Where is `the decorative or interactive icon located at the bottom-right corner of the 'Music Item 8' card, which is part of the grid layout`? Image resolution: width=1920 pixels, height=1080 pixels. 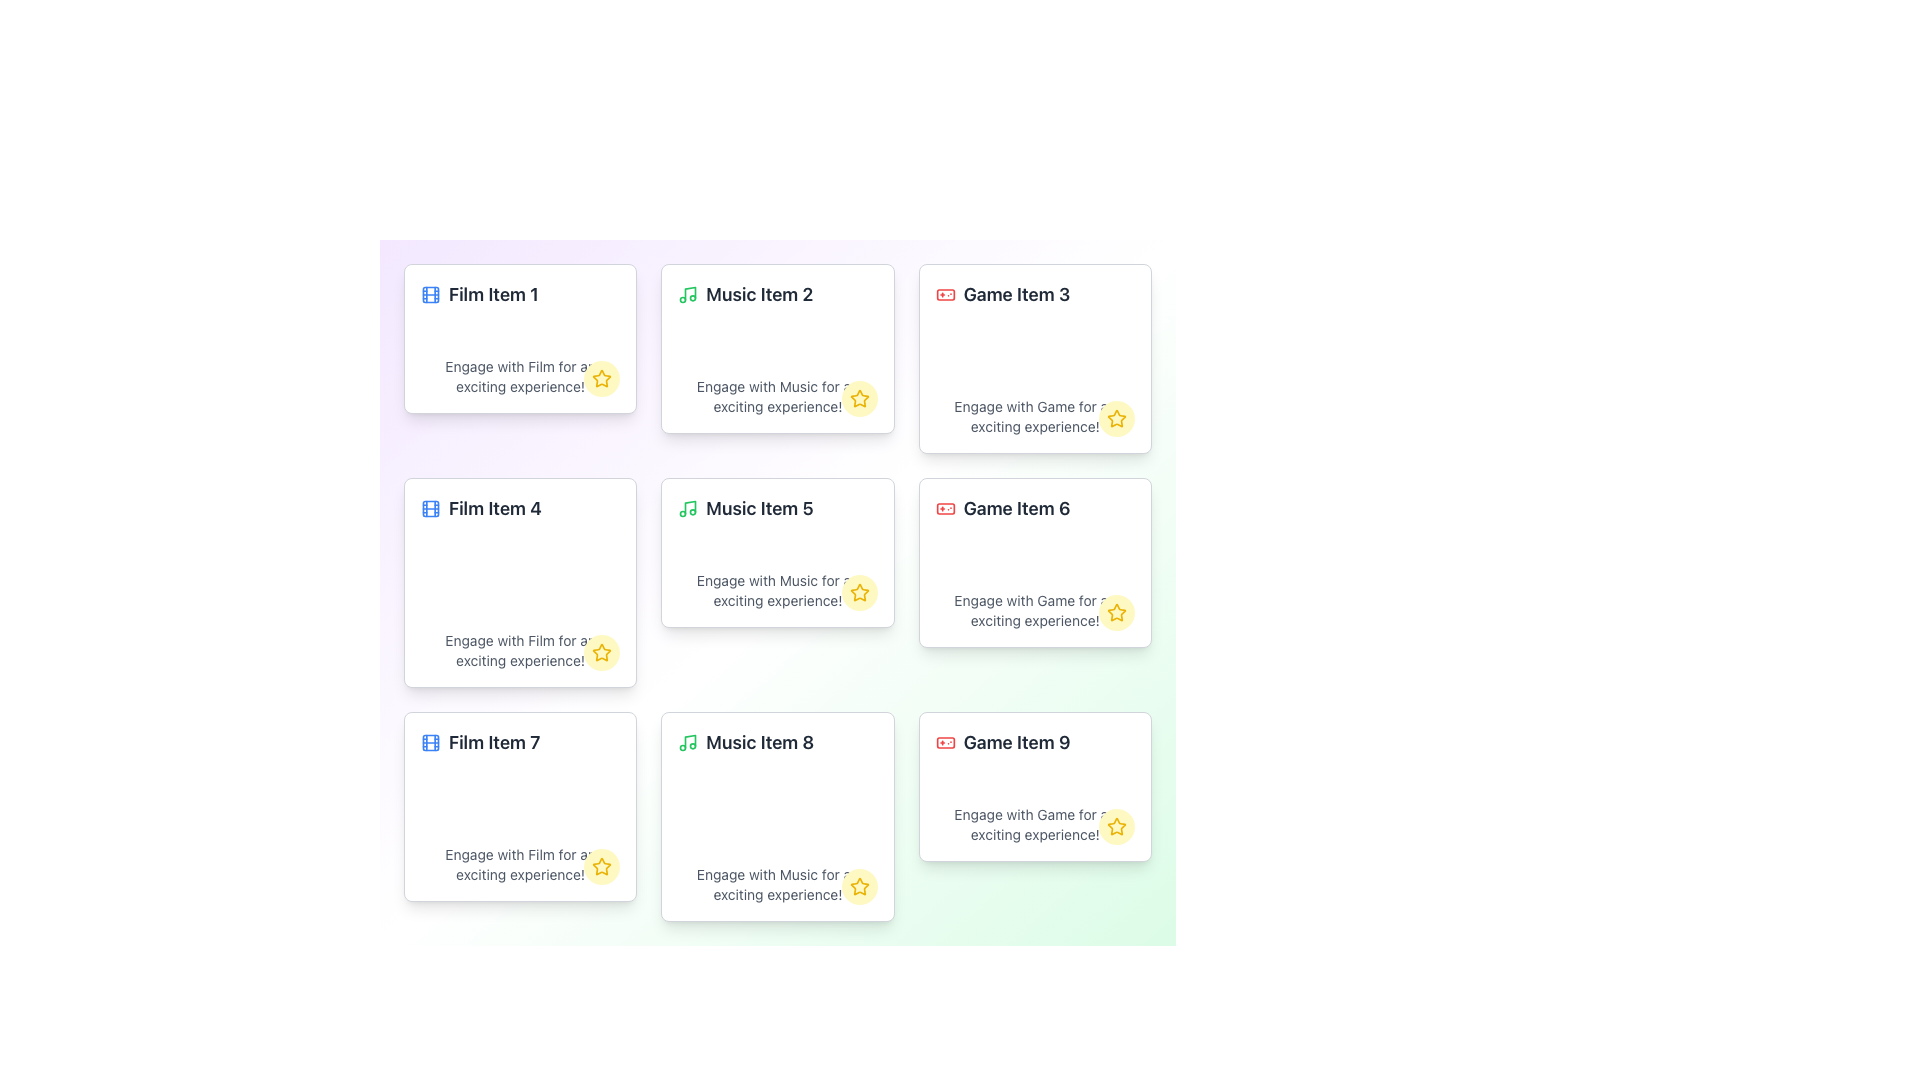 the decorative or interactive icon located at the bottom-right corner of the 'Music Item 8' card, which is part of the grid layout is located at coordinates (859, 886).